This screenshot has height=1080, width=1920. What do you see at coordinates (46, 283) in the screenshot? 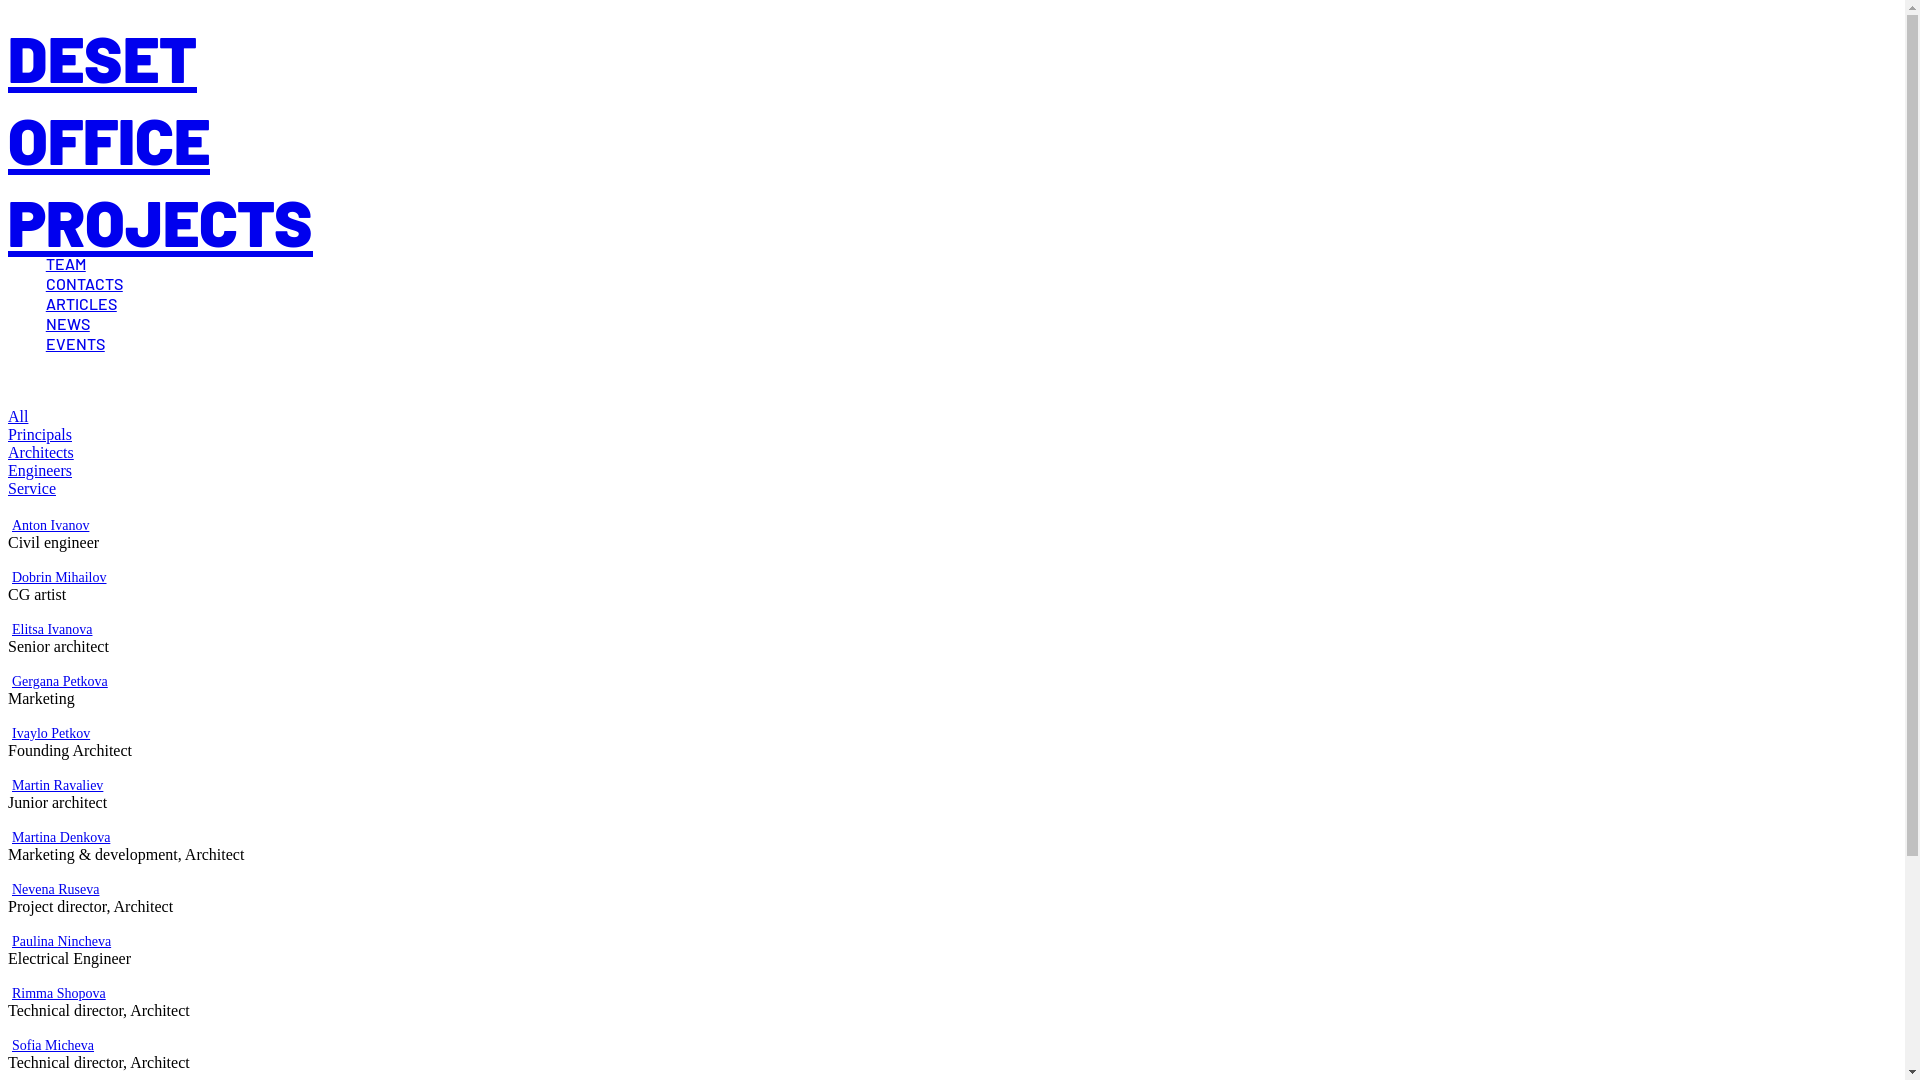
I see `'CONTACTS'` at bounding box center [46, 283].